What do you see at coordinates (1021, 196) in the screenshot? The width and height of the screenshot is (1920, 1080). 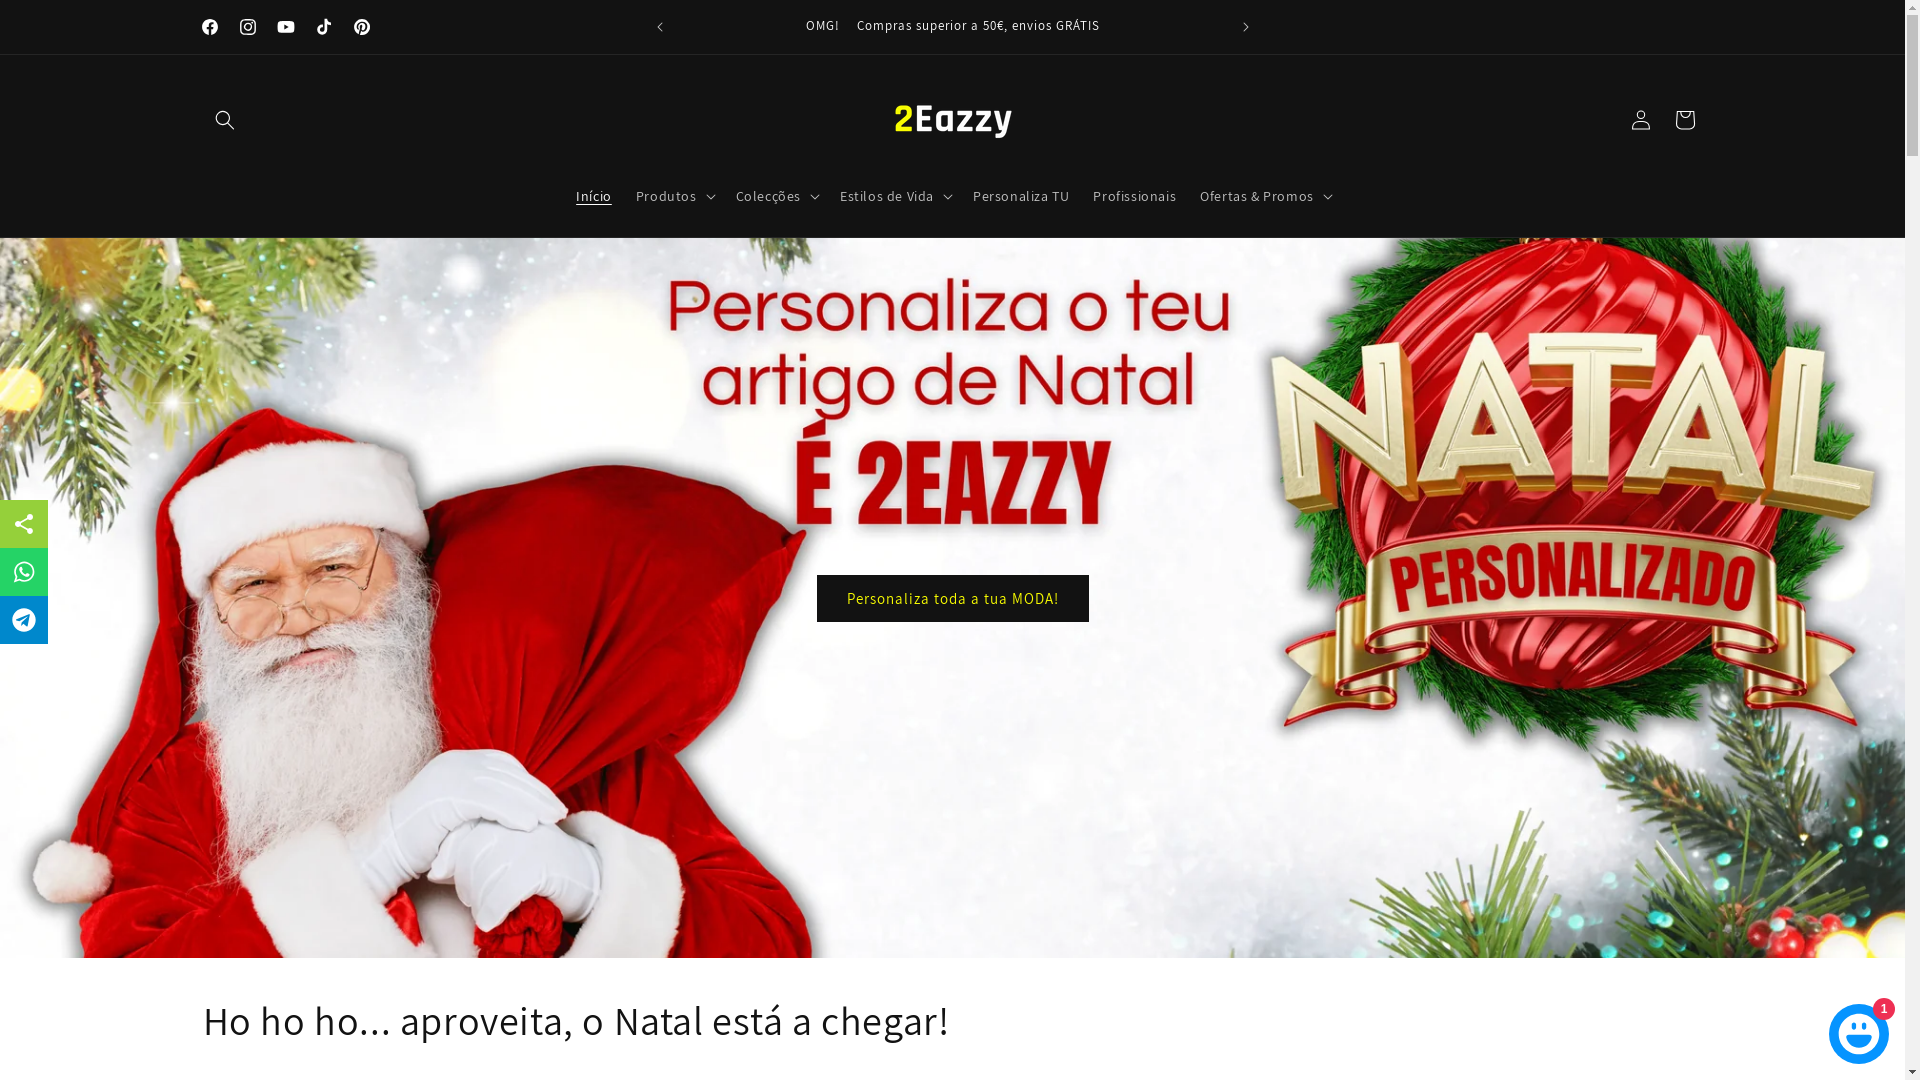 I see `'Personaliza TU'` at bounding box center [1021, 196].